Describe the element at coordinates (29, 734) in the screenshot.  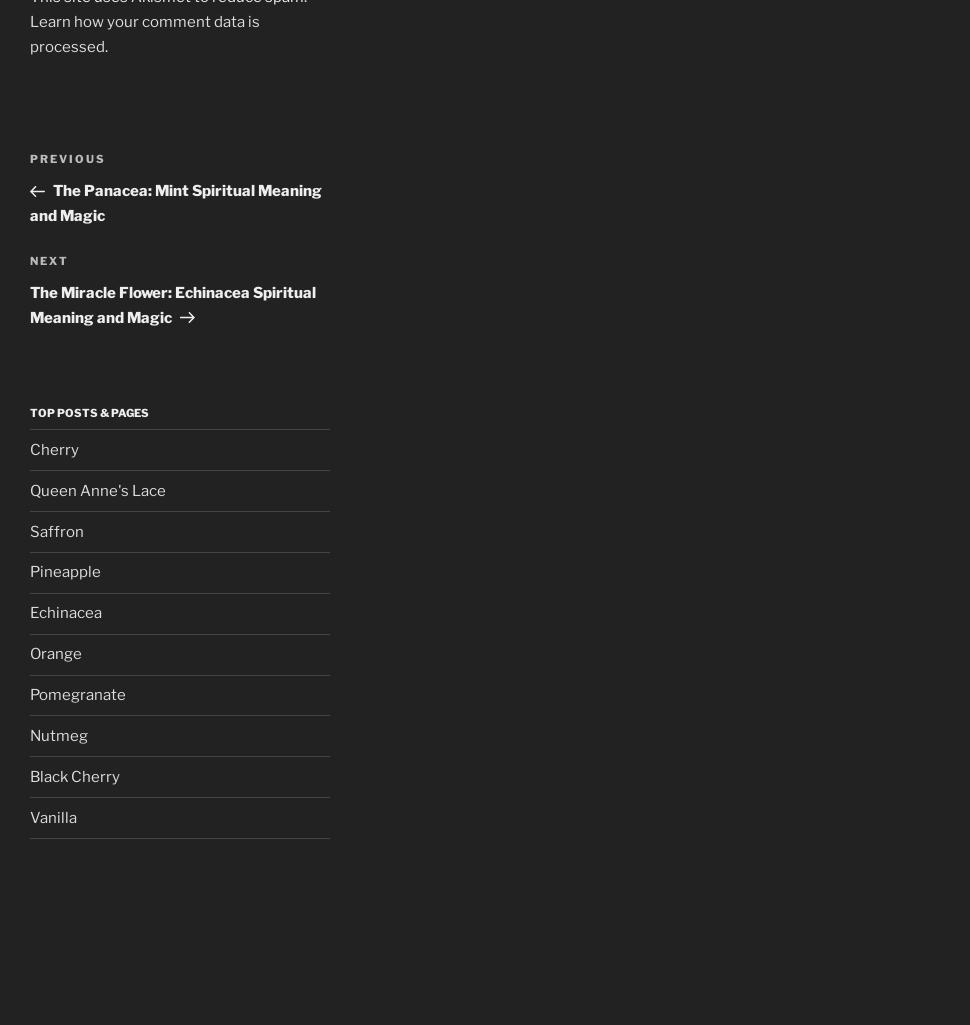
I see `'Nutmeg'` at that location.